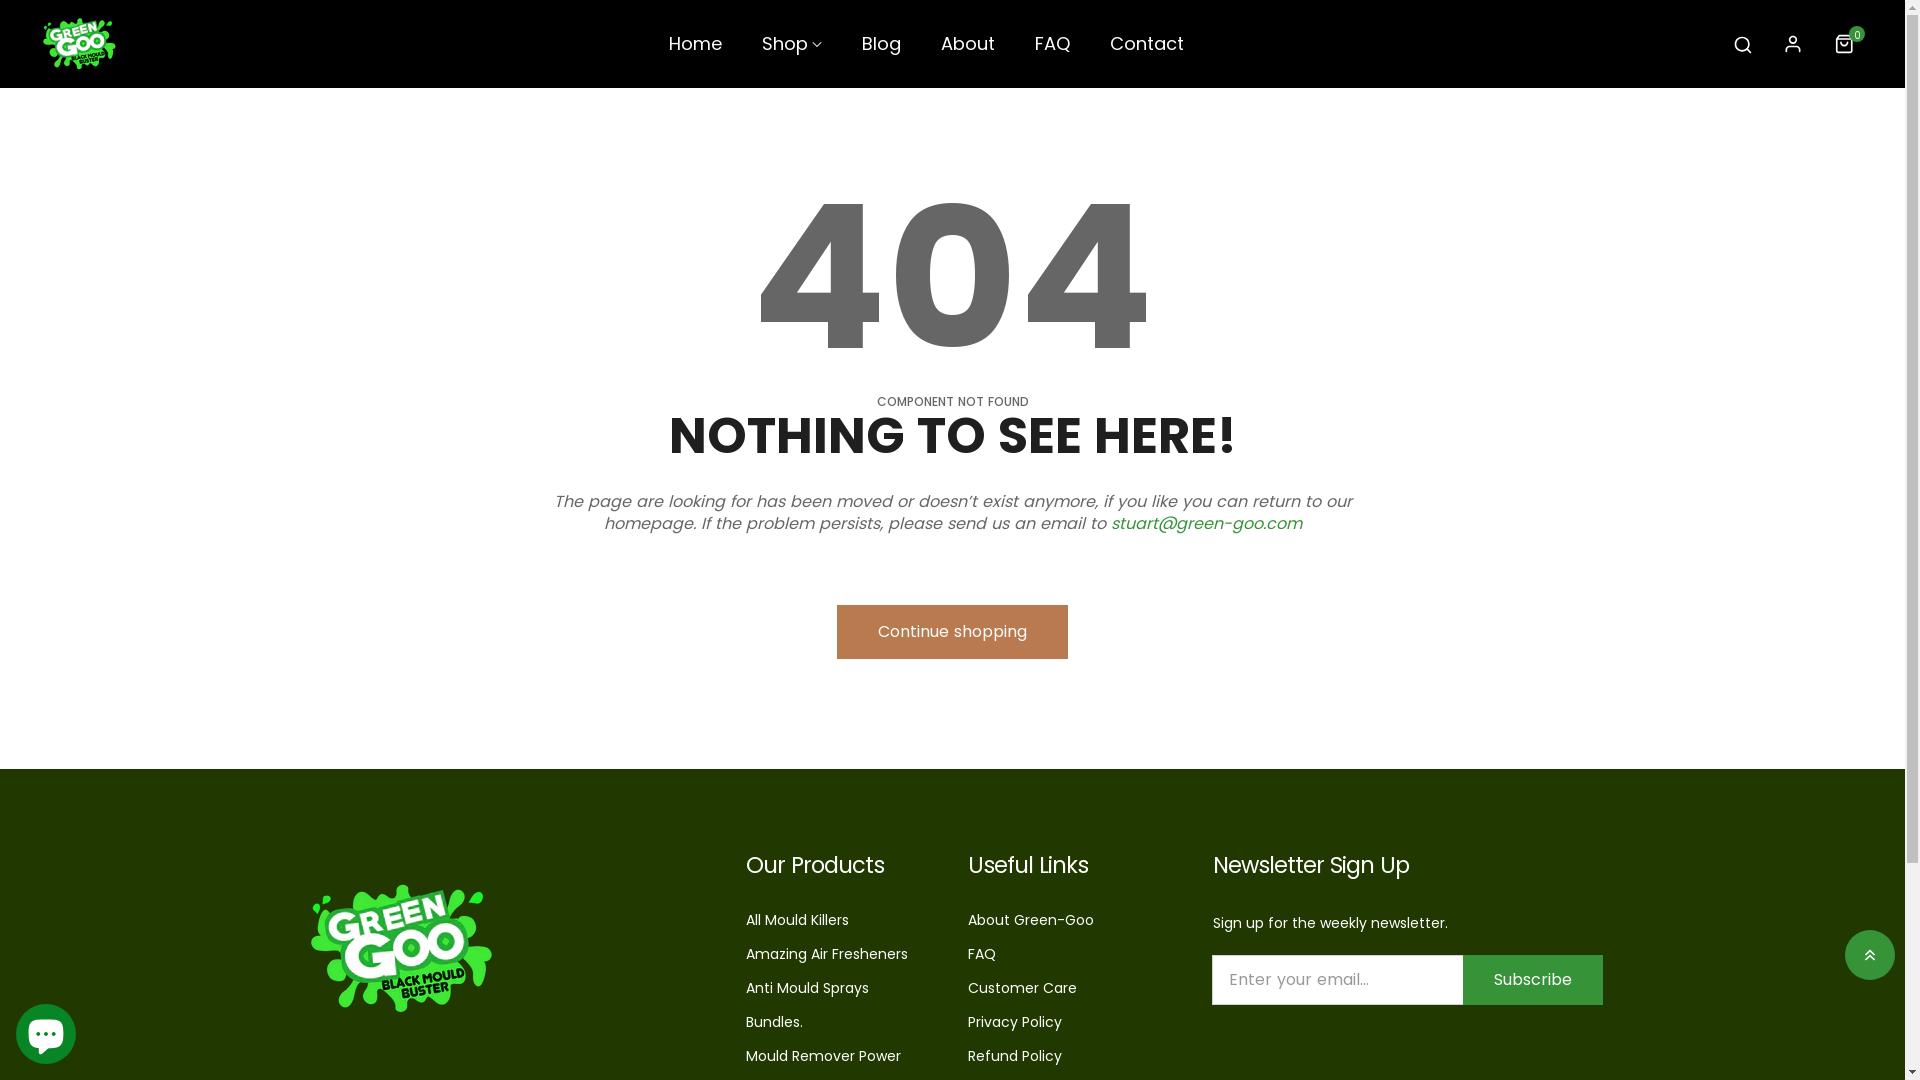 The height and width of the screenshot is (1080, 1920). I want to click on 'stuart@green-goo.com', so click(1204, 522).